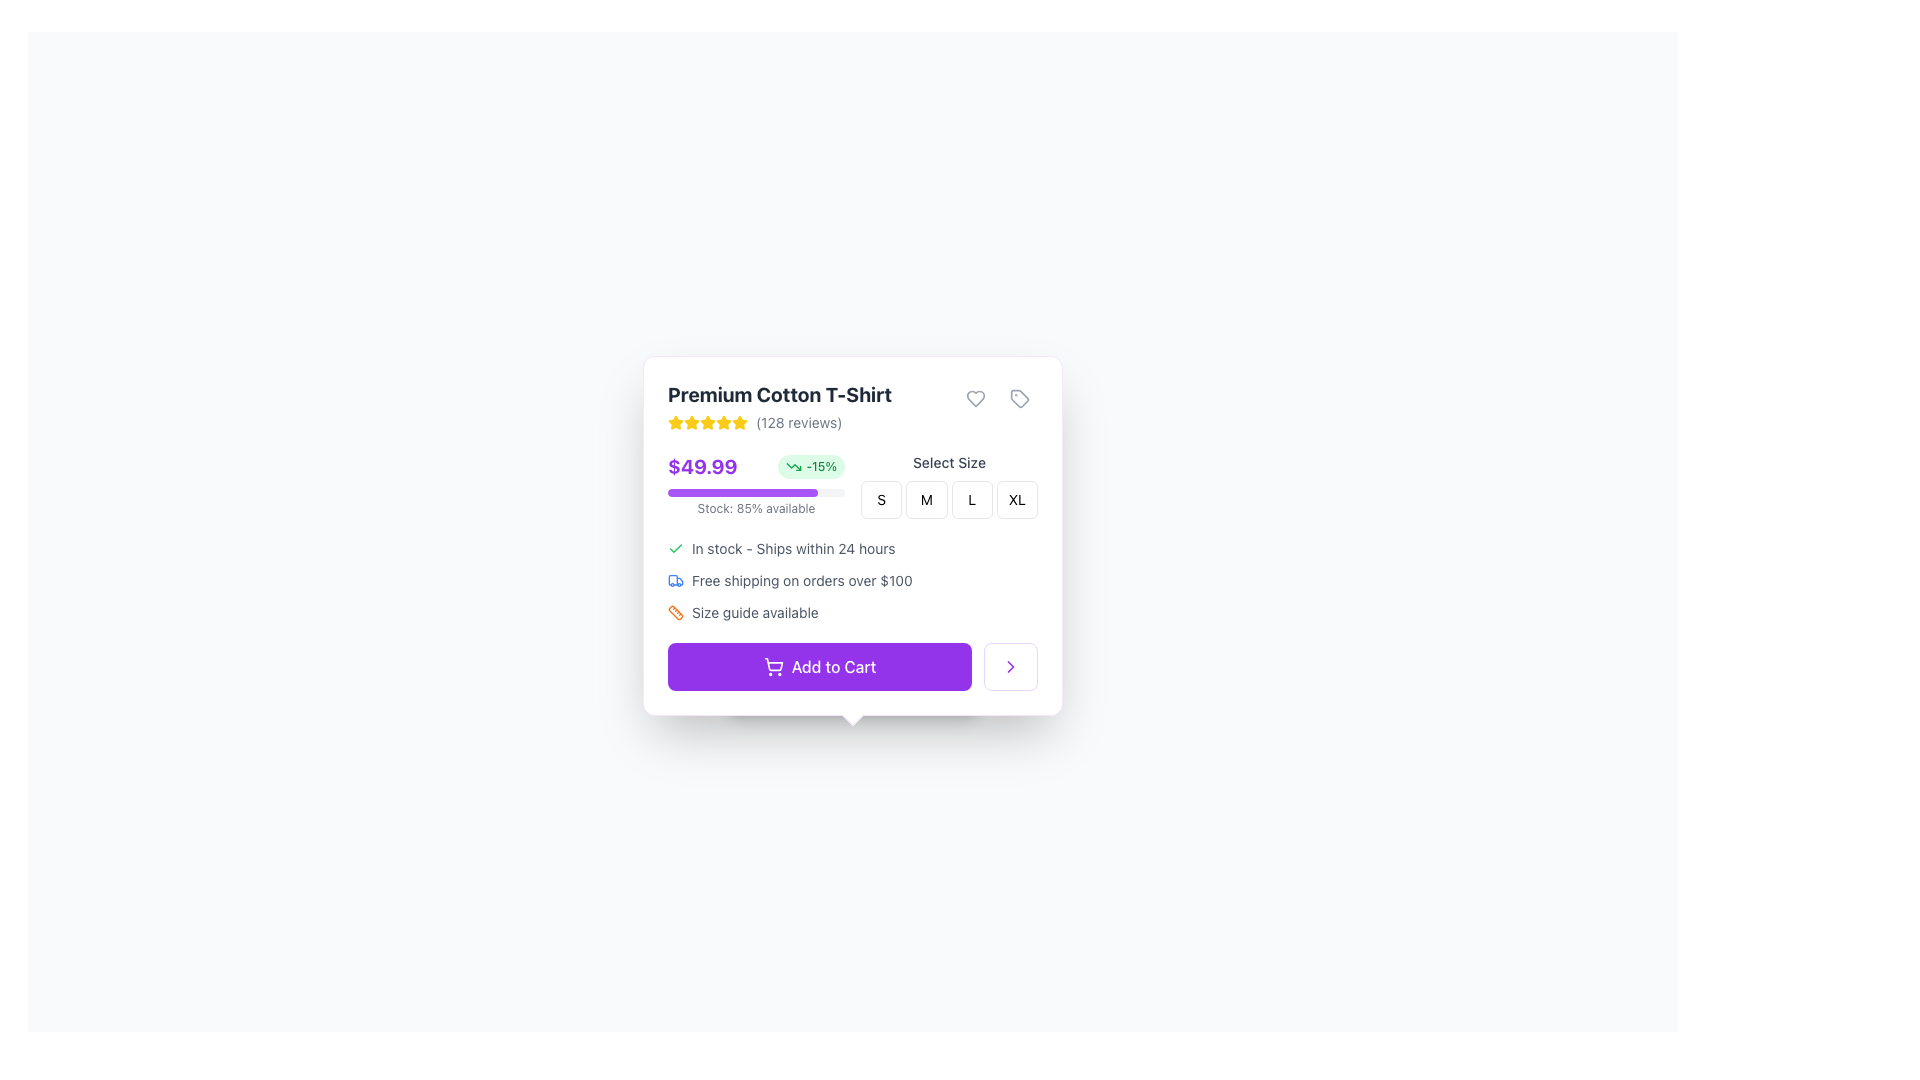 The image size is (1920, 1080). I want to click on the shopping cart icon located within the 'Add to Cart' button at the bottom of the card, which serves as a visual indicator for adding items to the shopping cart, so click(772, 667).